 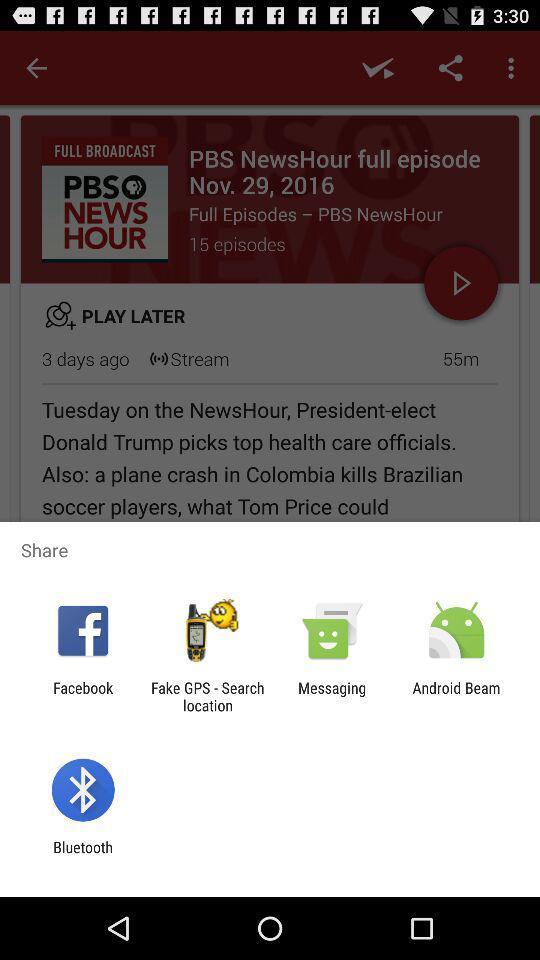 I want to click on the item to the right of facebook app, so click(x=206, y=696).